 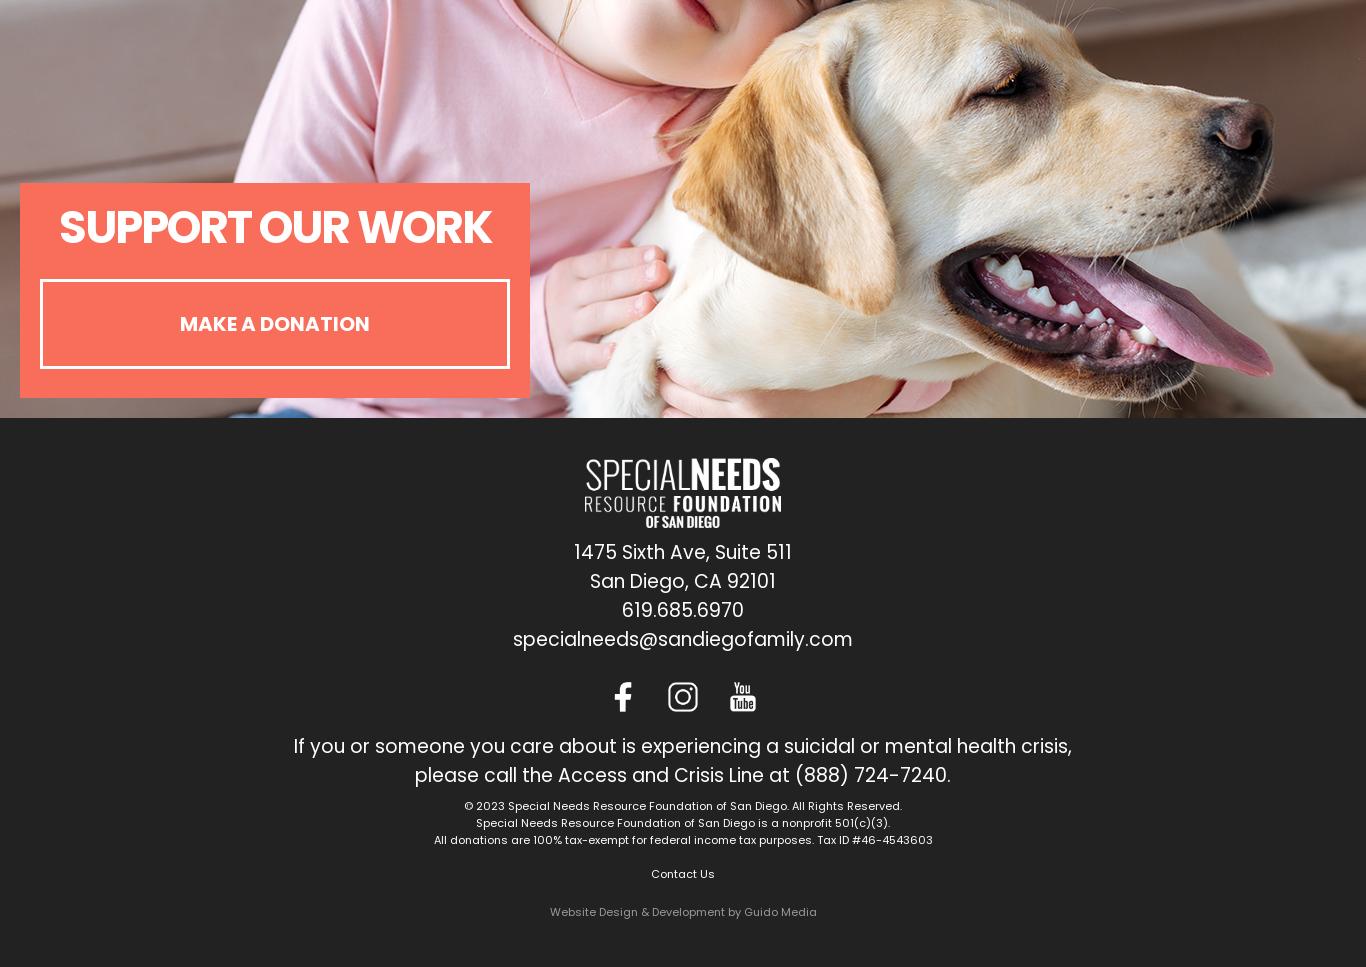 I want to click on '& Development by', so click(x=689, y=911).